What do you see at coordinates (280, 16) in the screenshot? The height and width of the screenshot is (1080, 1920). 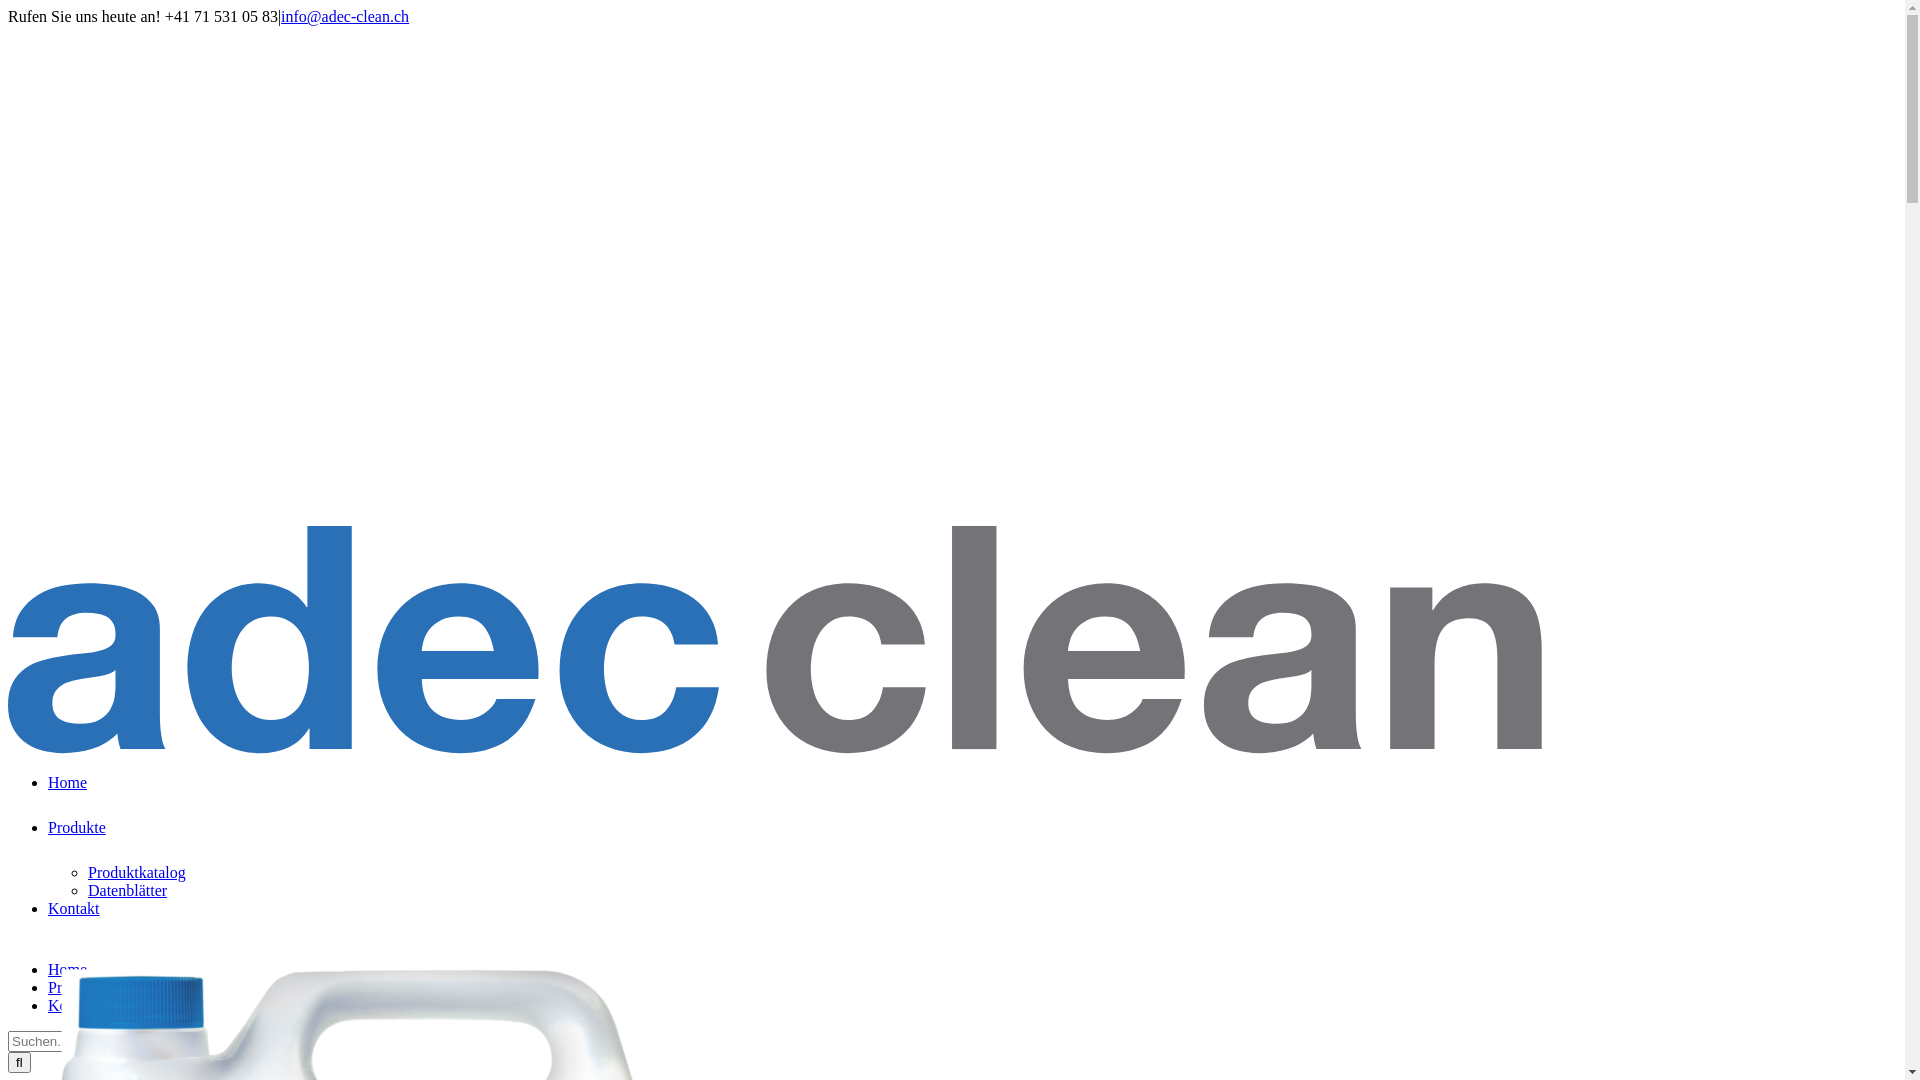 I see `'info@adec-clean.ch'` at bounding box center [280, 16].